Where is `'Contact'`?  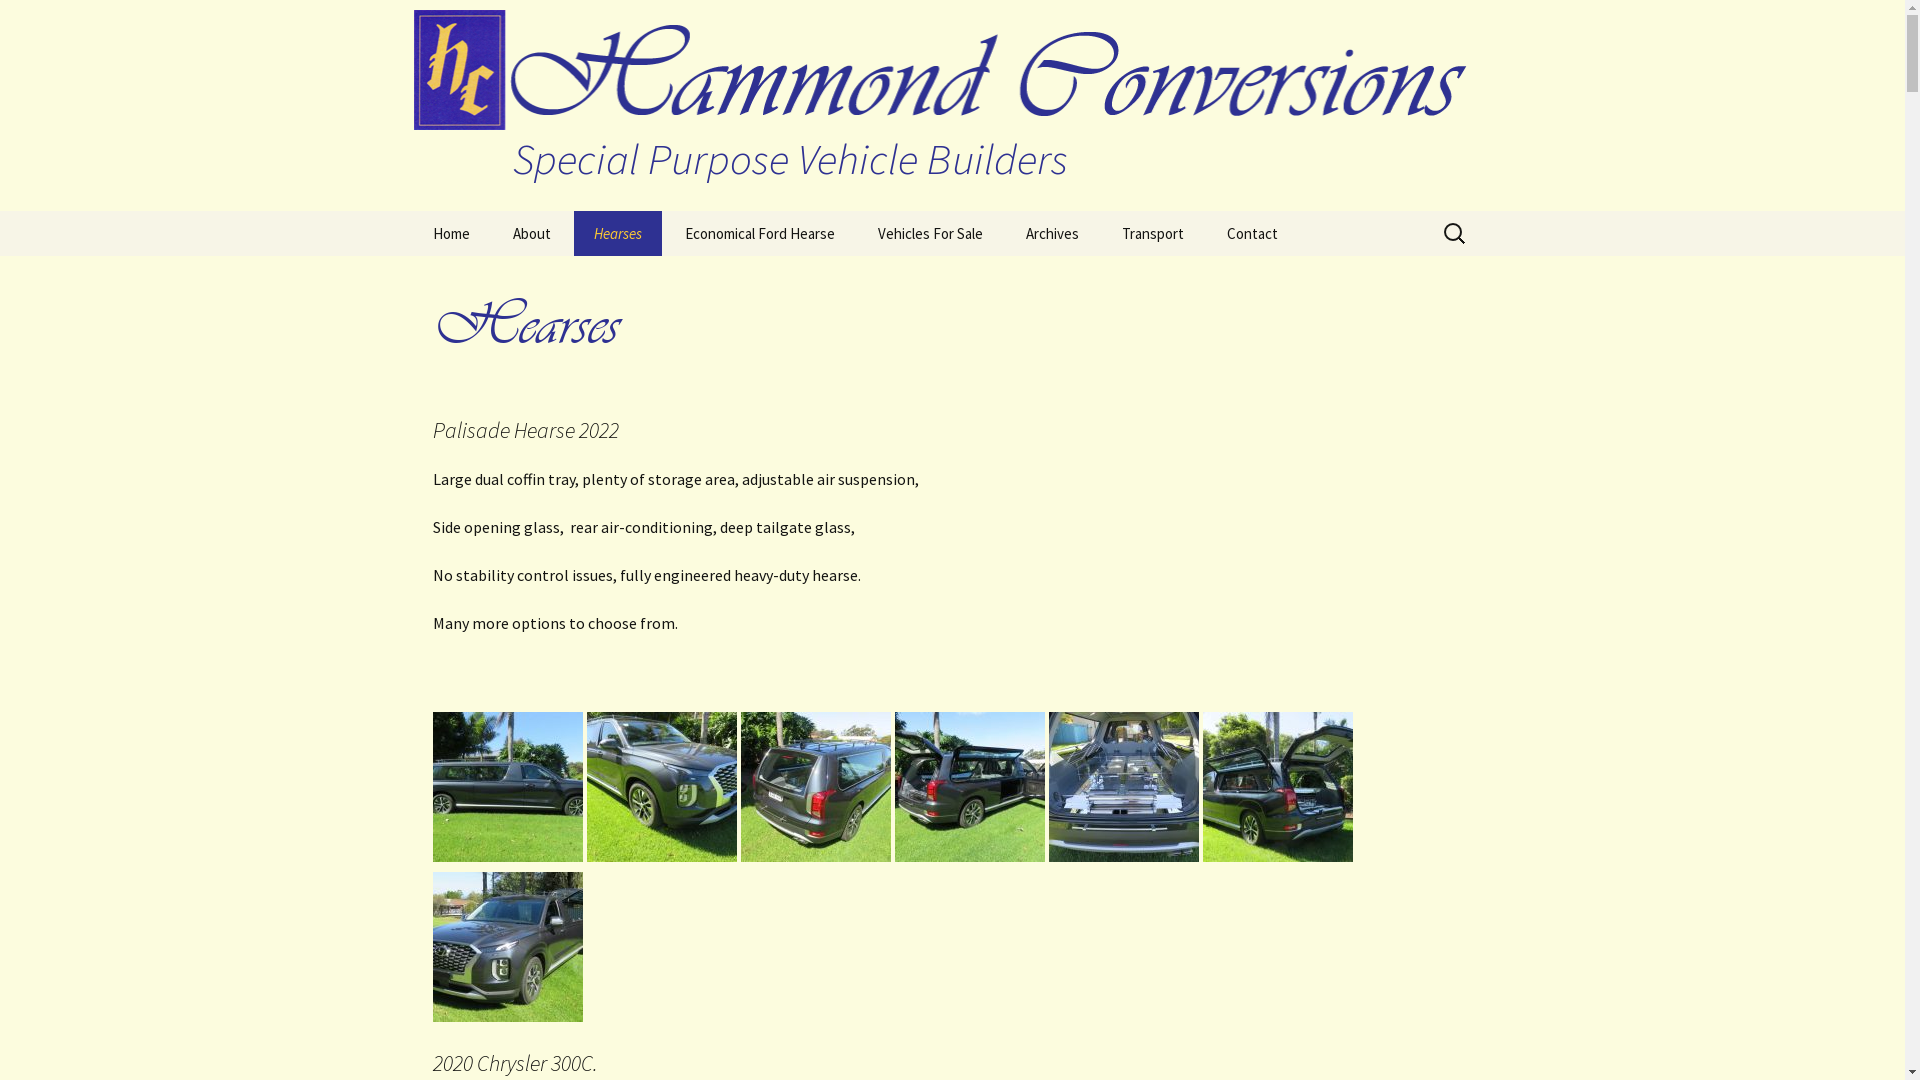 'Contact' is located at coordinates (1250, 232).